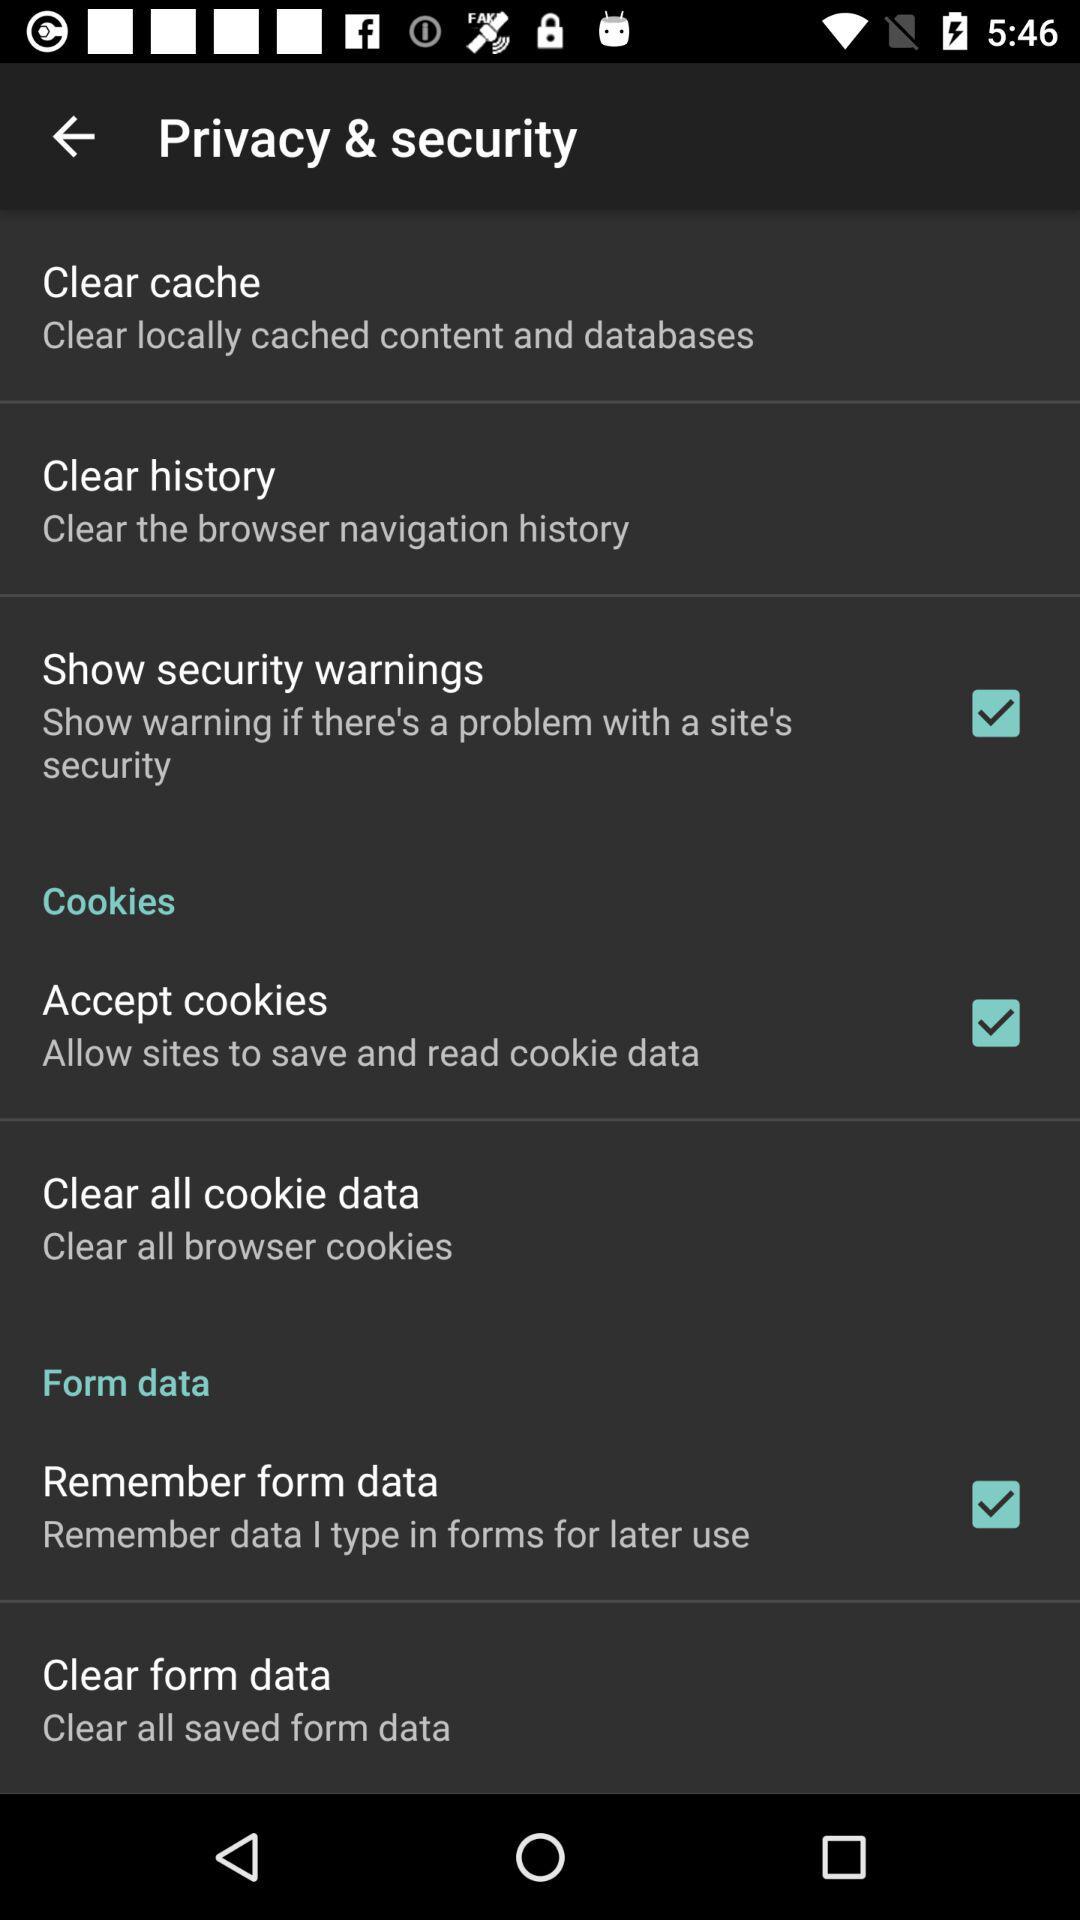 Image resolution: width=1080 pixels, height=1920 pixels. What do you see at coordinates (371, 1050) in the screenshot?
I see `the app below the accept cookies item` at bounding box center [371, 1050].